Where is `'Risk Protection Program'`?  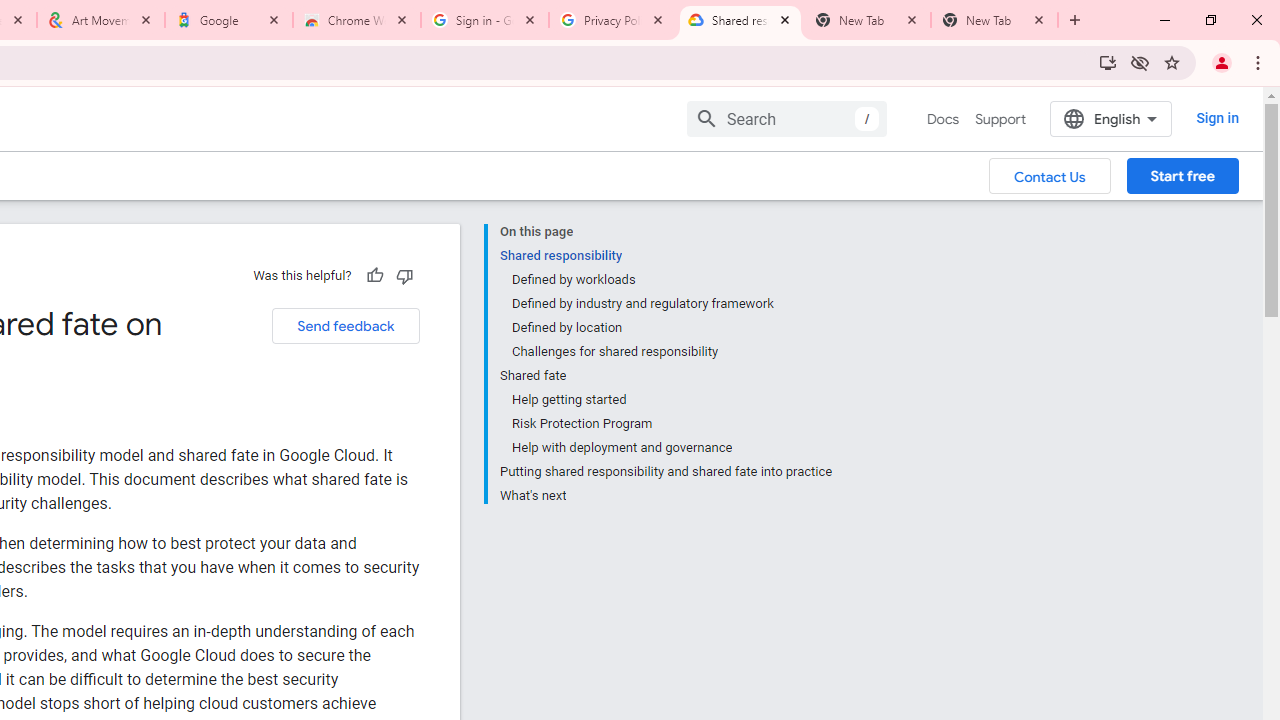
'Risk Protection Program' is located at coordinates (671, 423).